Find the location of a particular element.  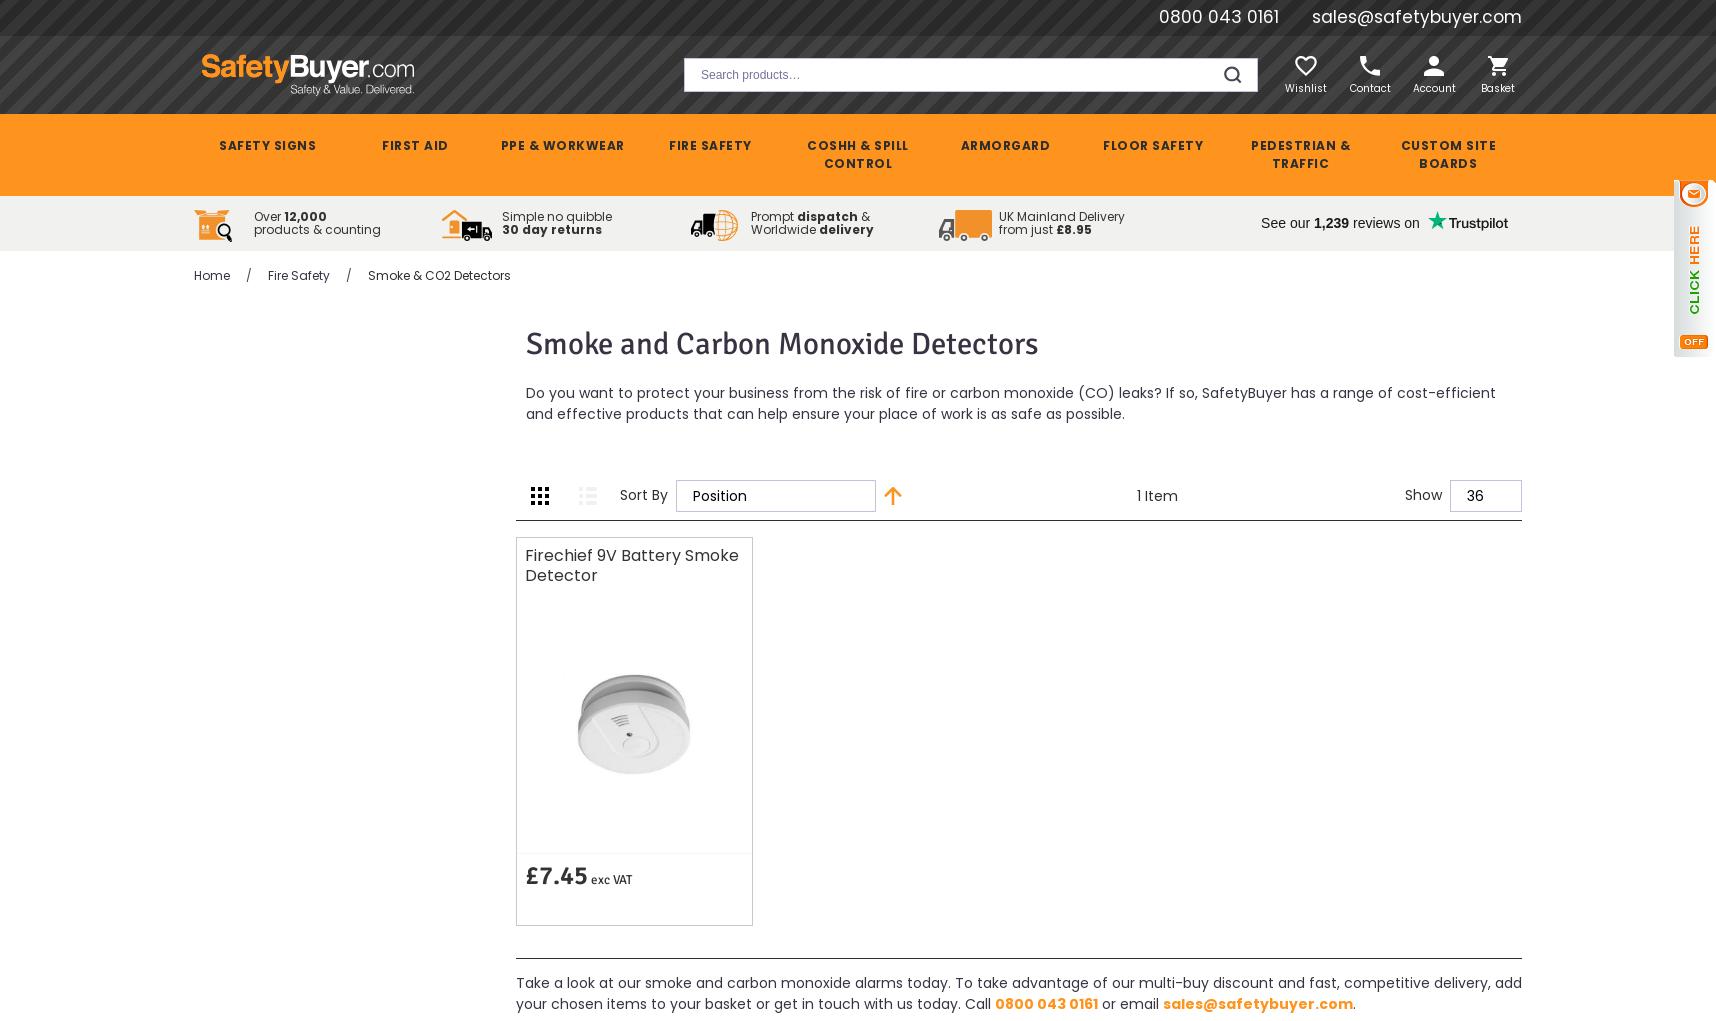

'Wishlist' is located at coordinates (1305, 86).